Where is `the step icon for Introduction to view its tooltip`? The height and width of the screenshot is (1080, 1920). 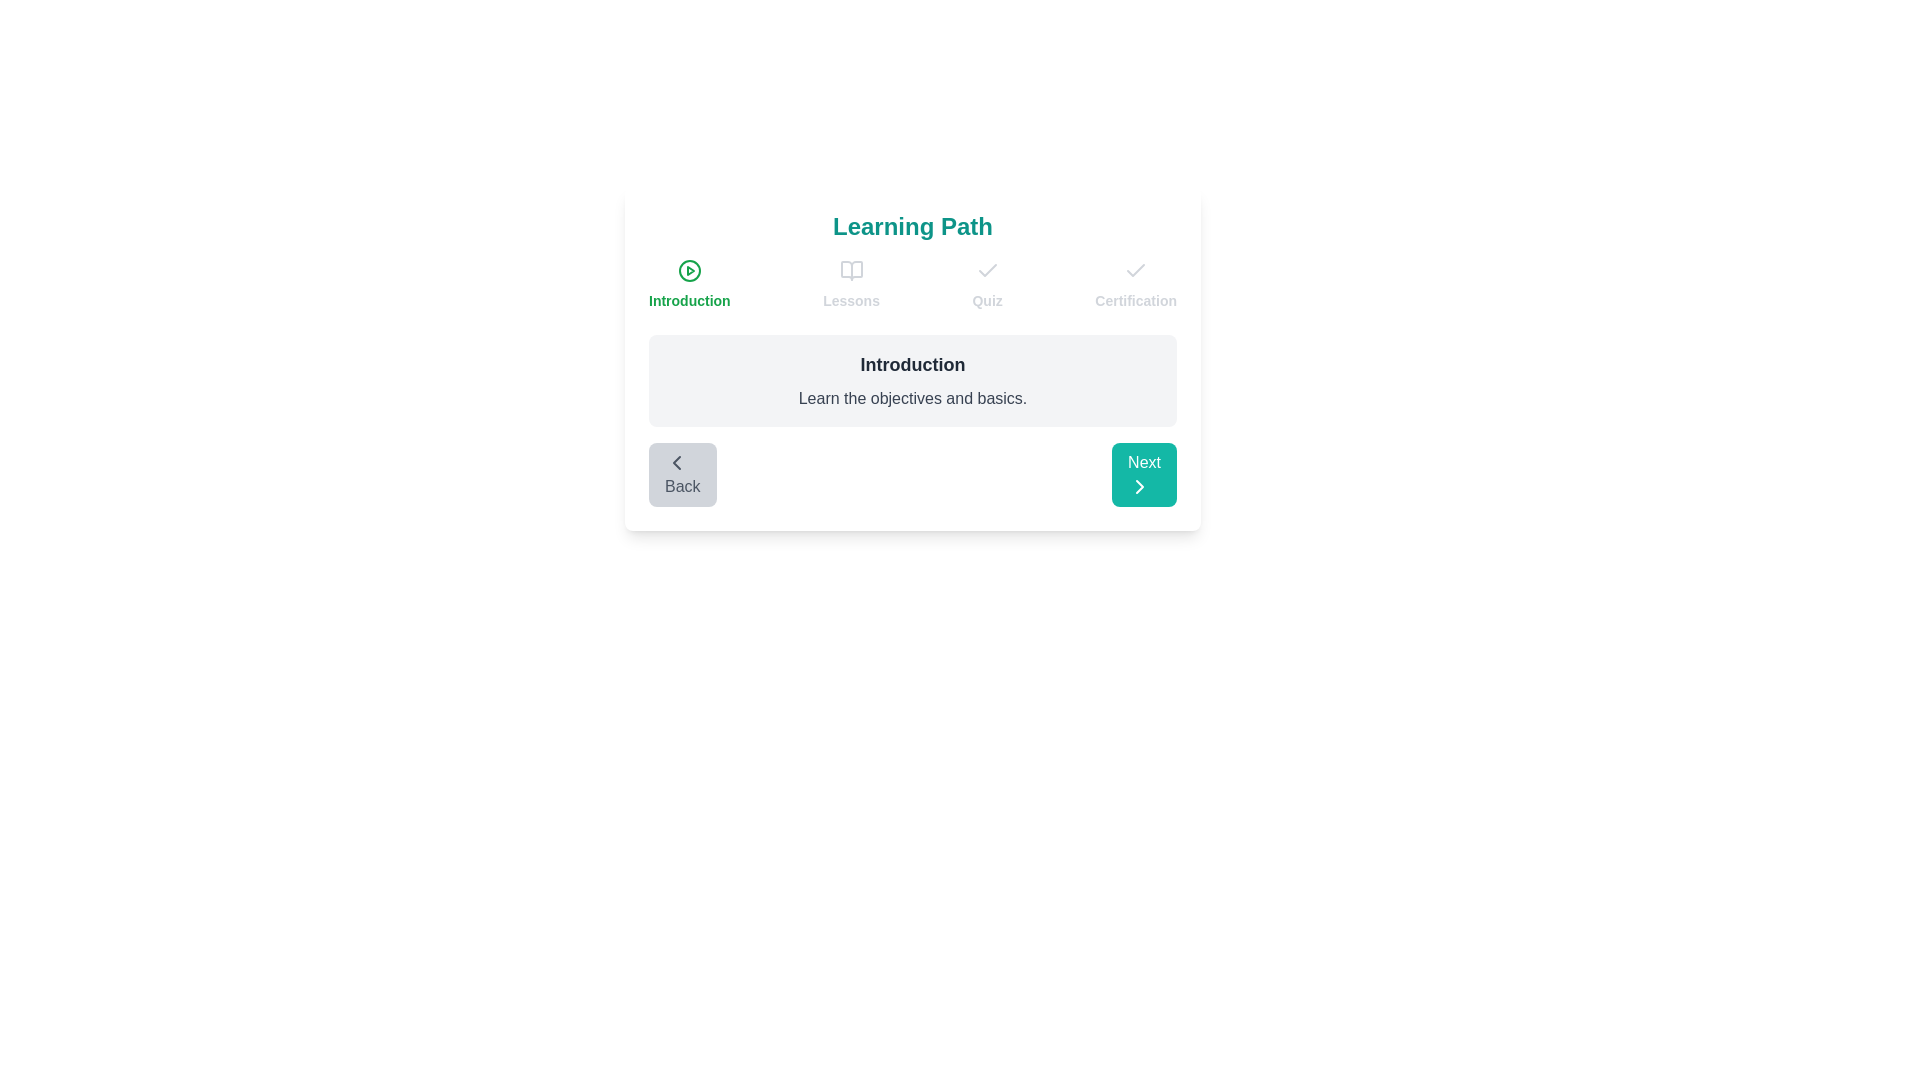
the step icon for Introduction to view its tooltip is located at coordinates (689, 270).